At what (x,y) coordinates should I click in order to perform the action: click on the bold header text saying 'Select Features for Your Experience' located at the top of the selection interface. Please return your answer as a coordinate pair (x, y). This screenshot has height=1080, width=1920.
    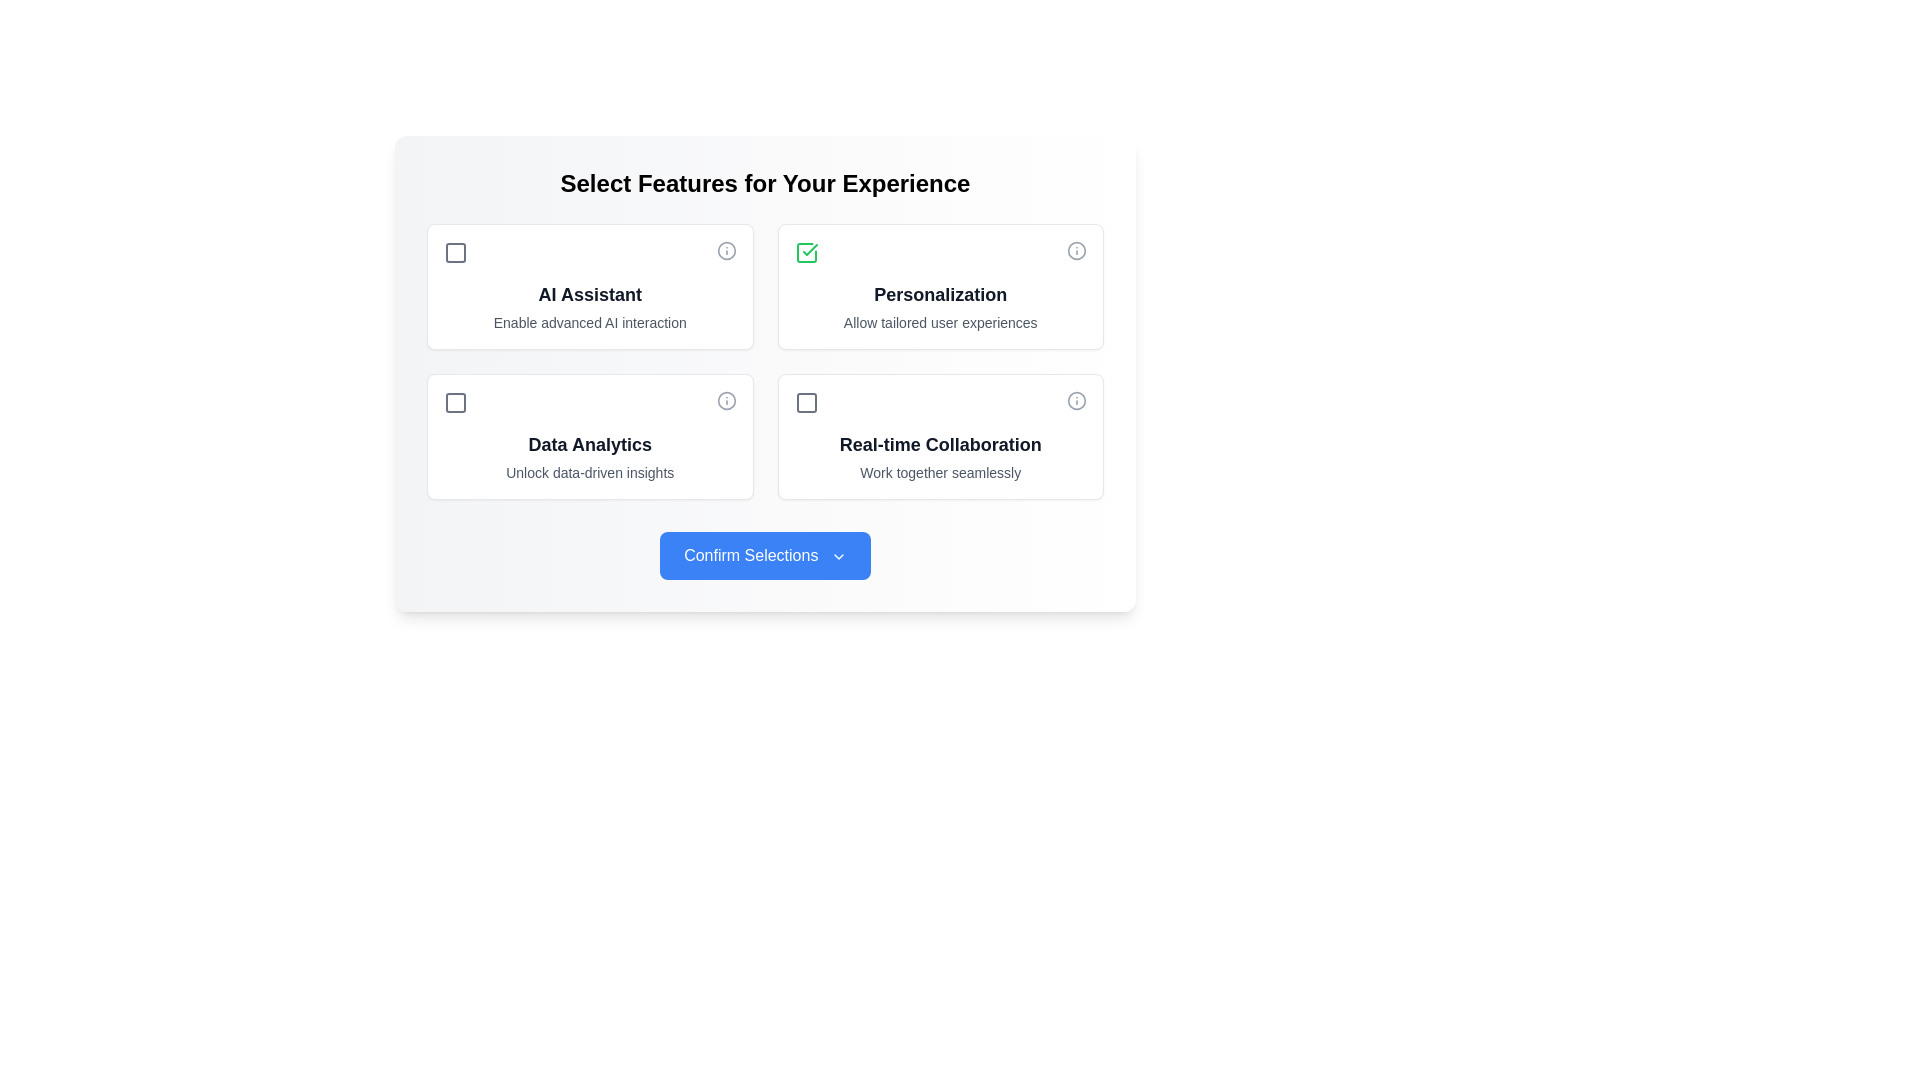
    Looking at the image, I should click on (764, 184).